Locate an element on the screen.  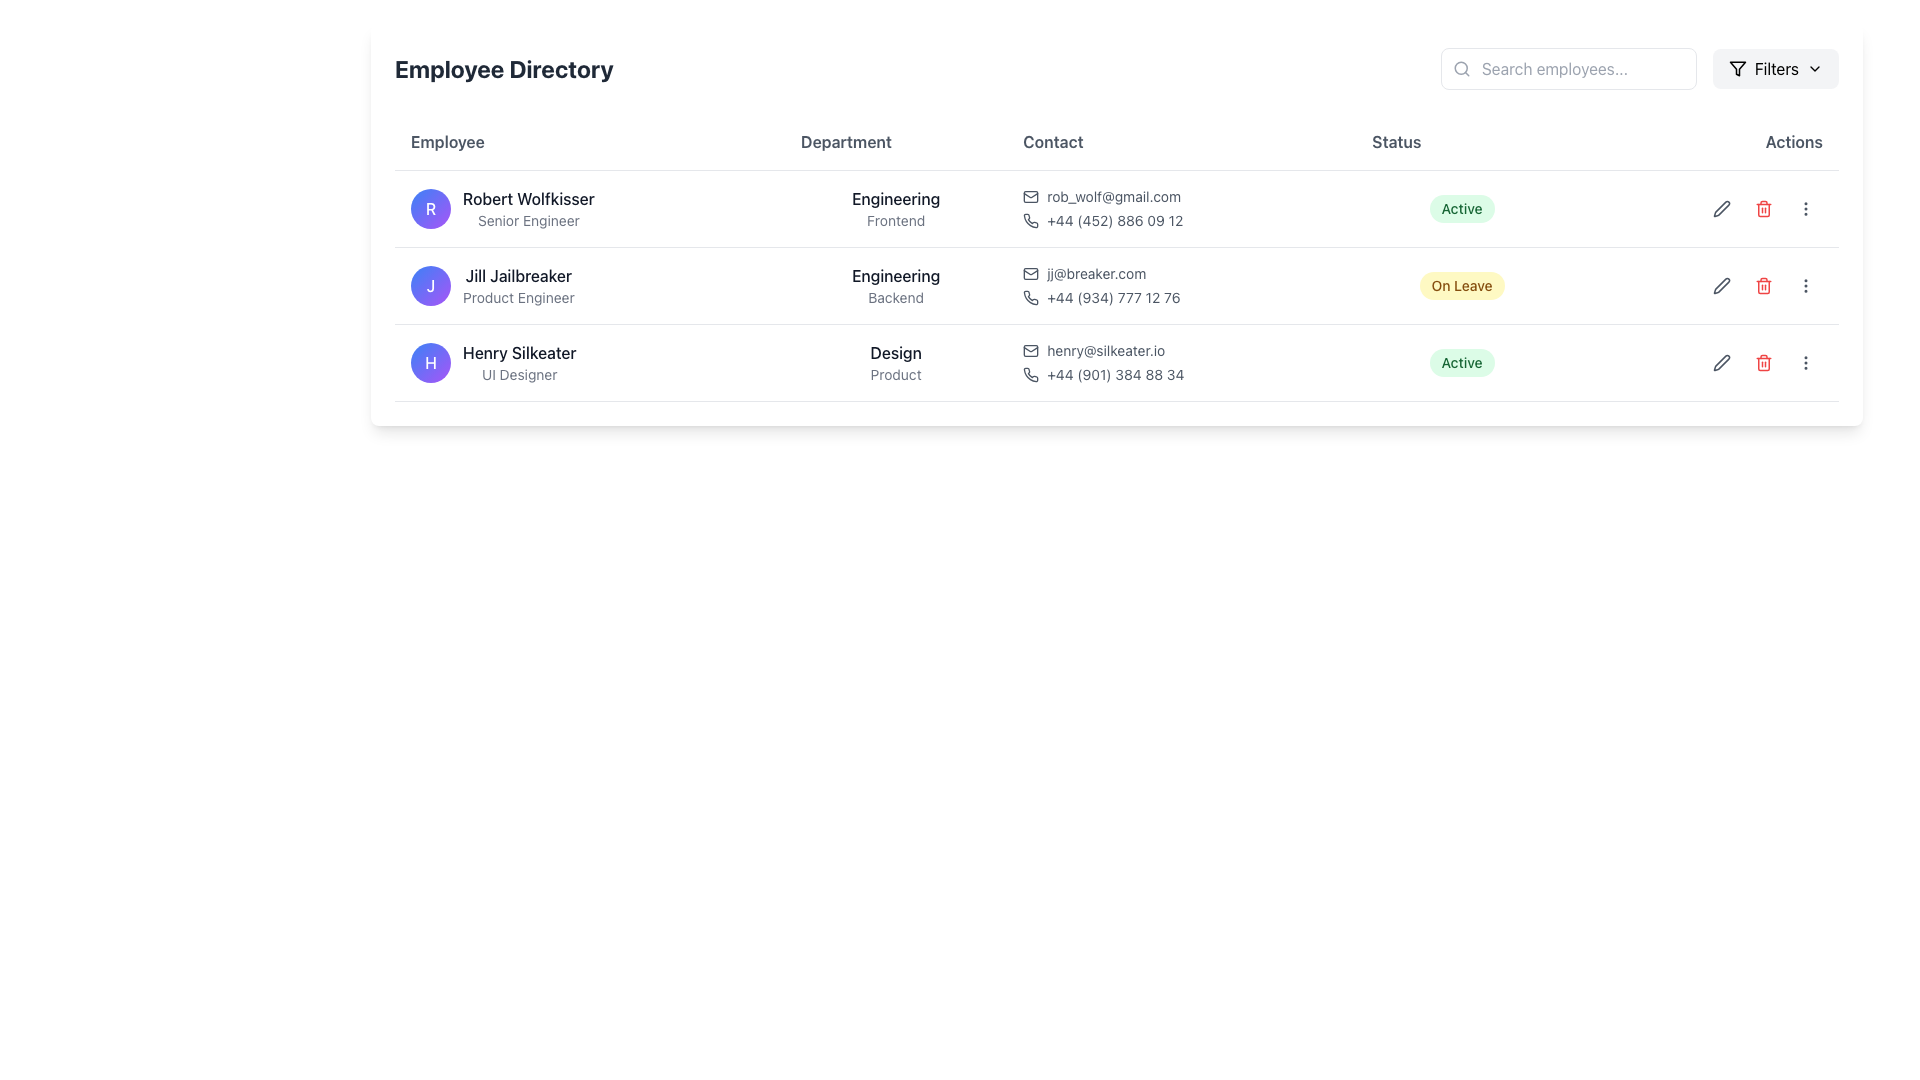
the employee information block in the first row under the 'Employee' column, which contains their name, job title, and an icon represented by the first letter of their name is located at coordinates (589, 208).